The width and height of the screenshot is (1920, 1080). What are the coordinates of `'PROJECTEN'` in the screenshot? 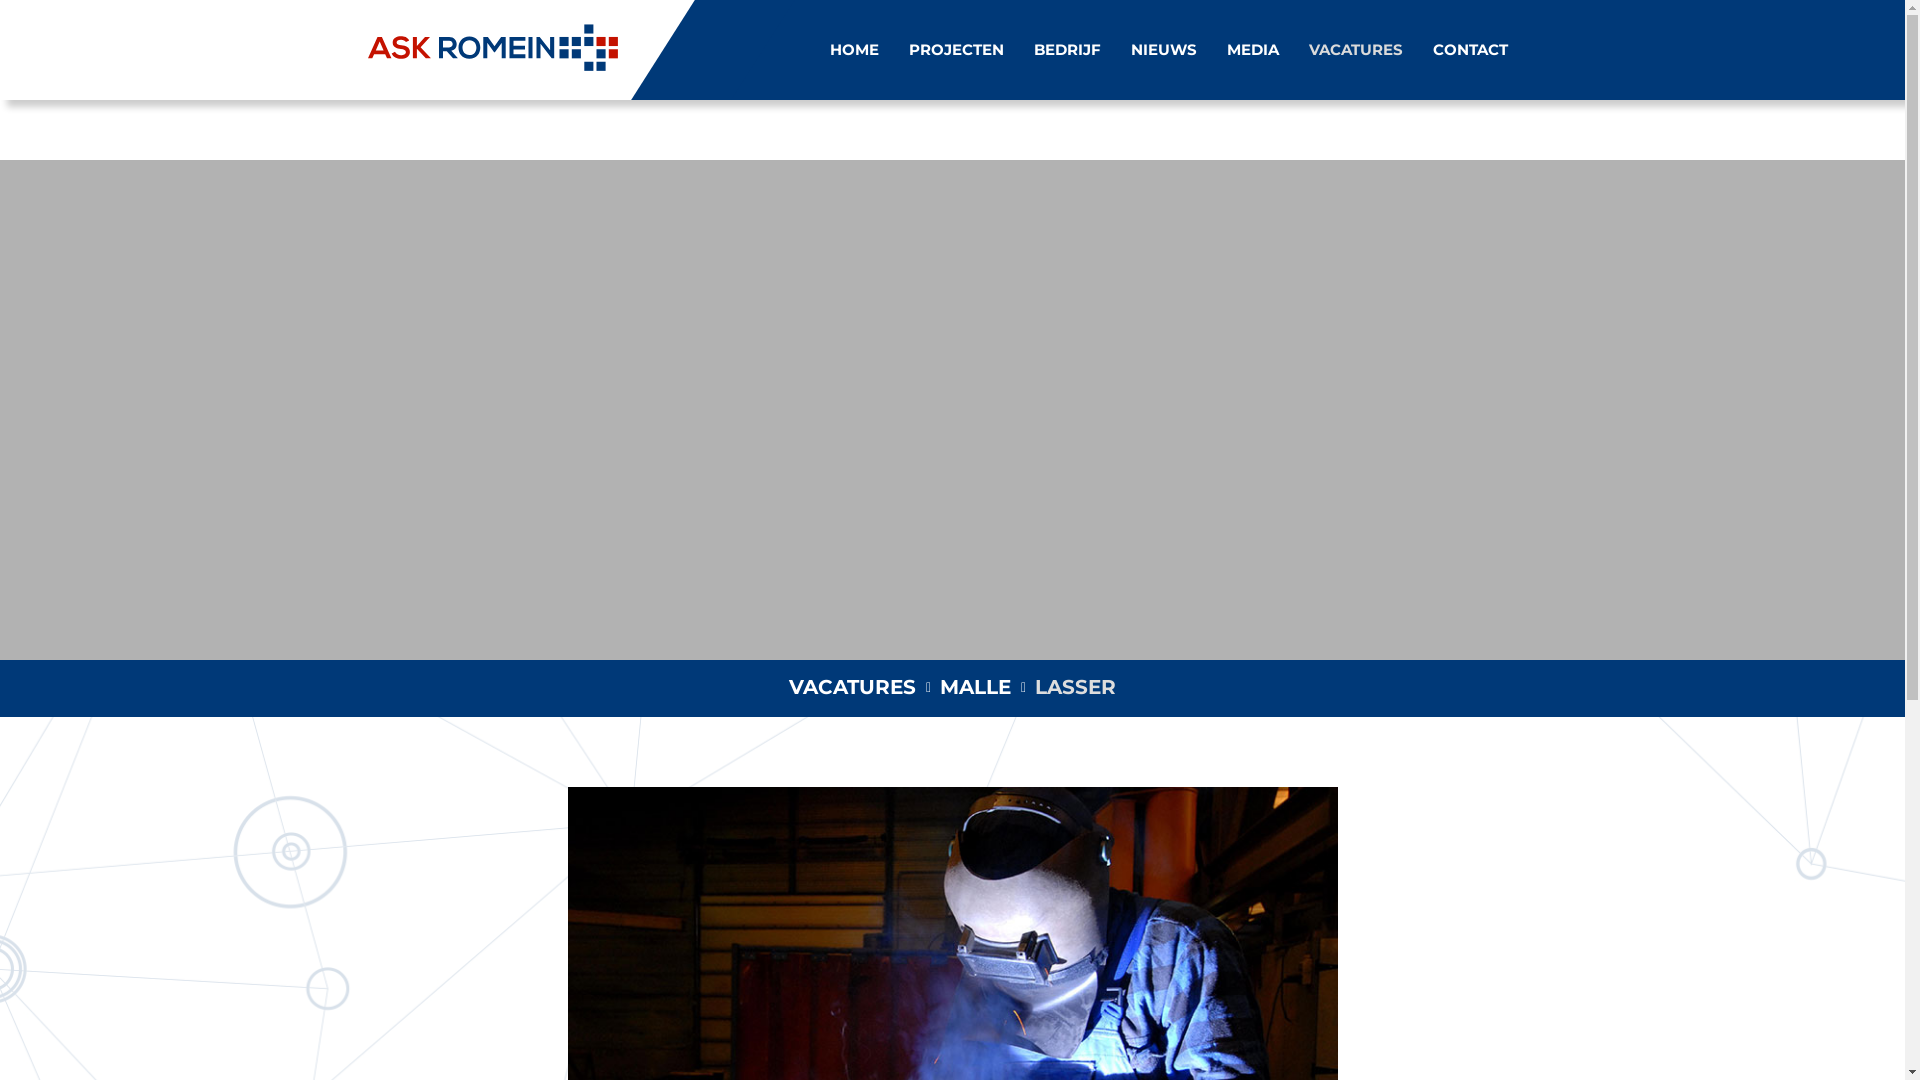 It's located at (954, 49).